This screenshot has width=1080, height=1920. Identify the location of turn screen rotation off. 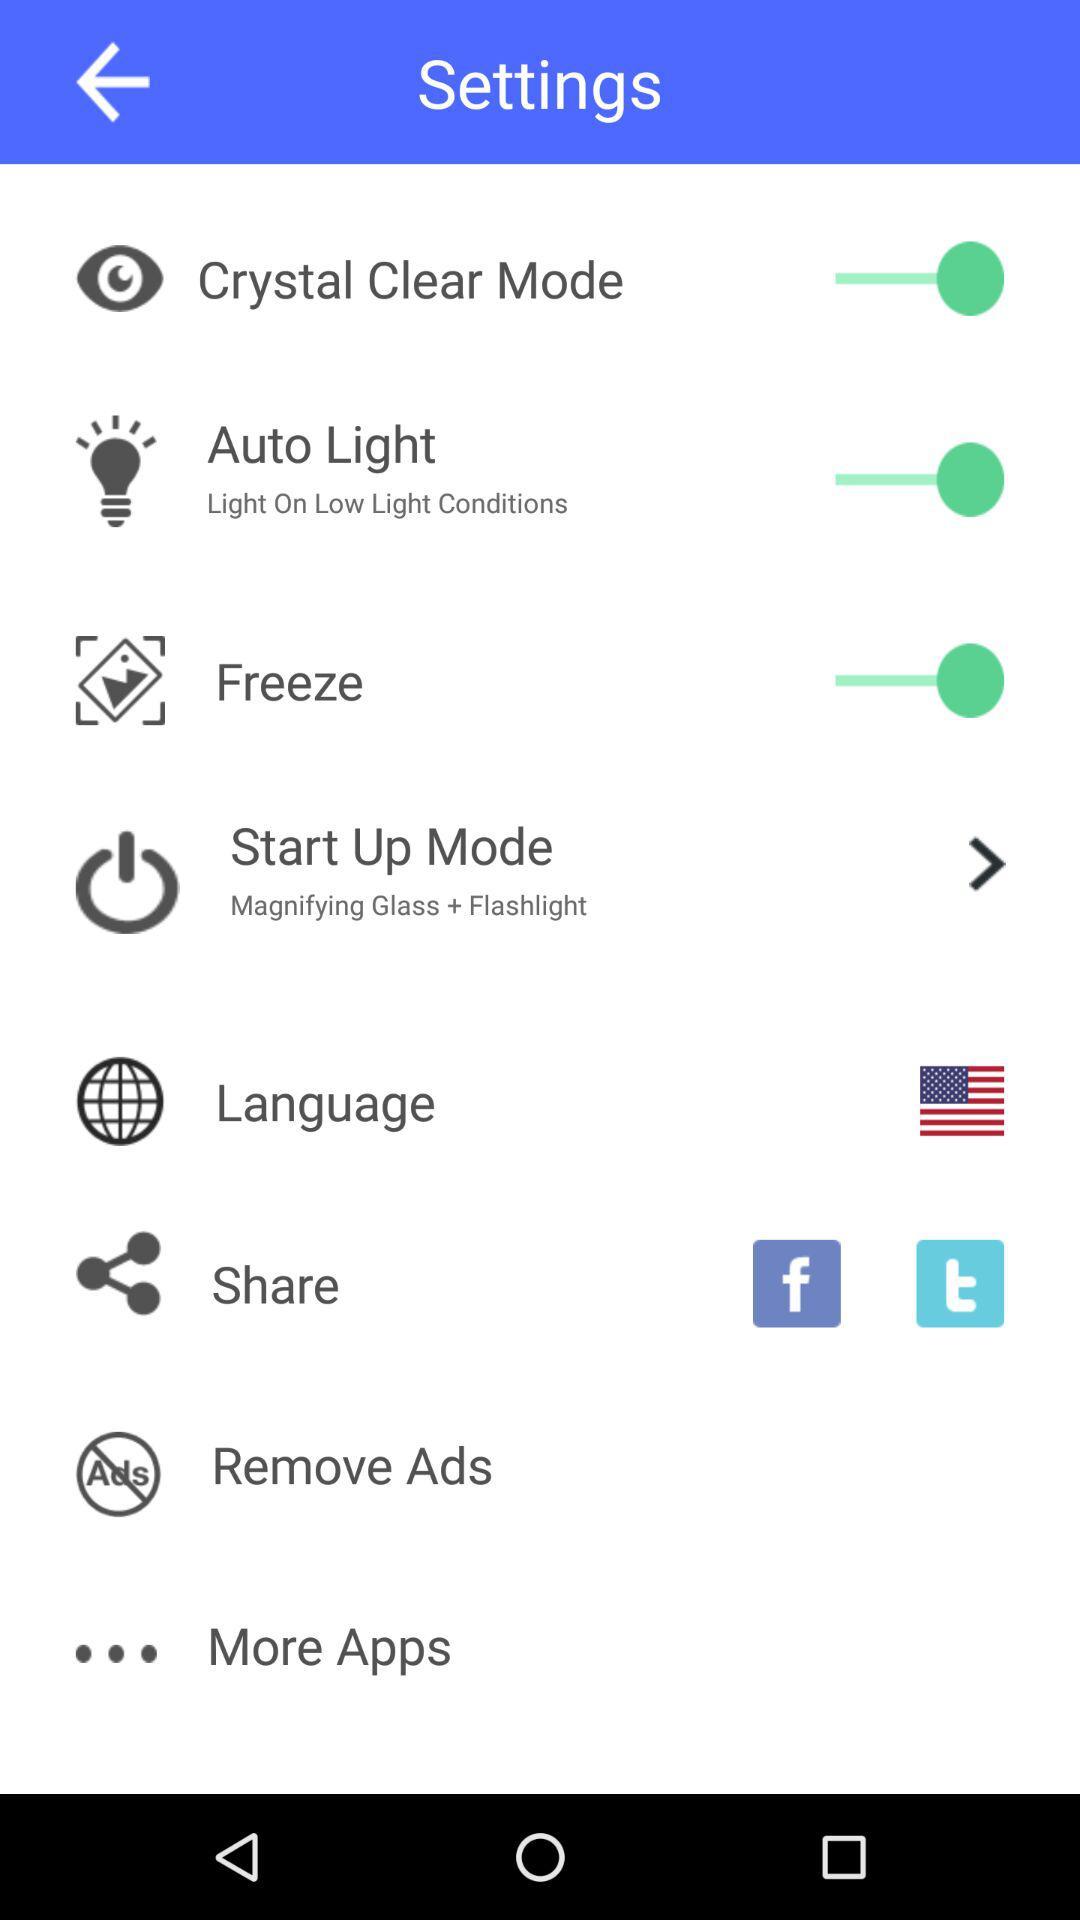
(919, 680).